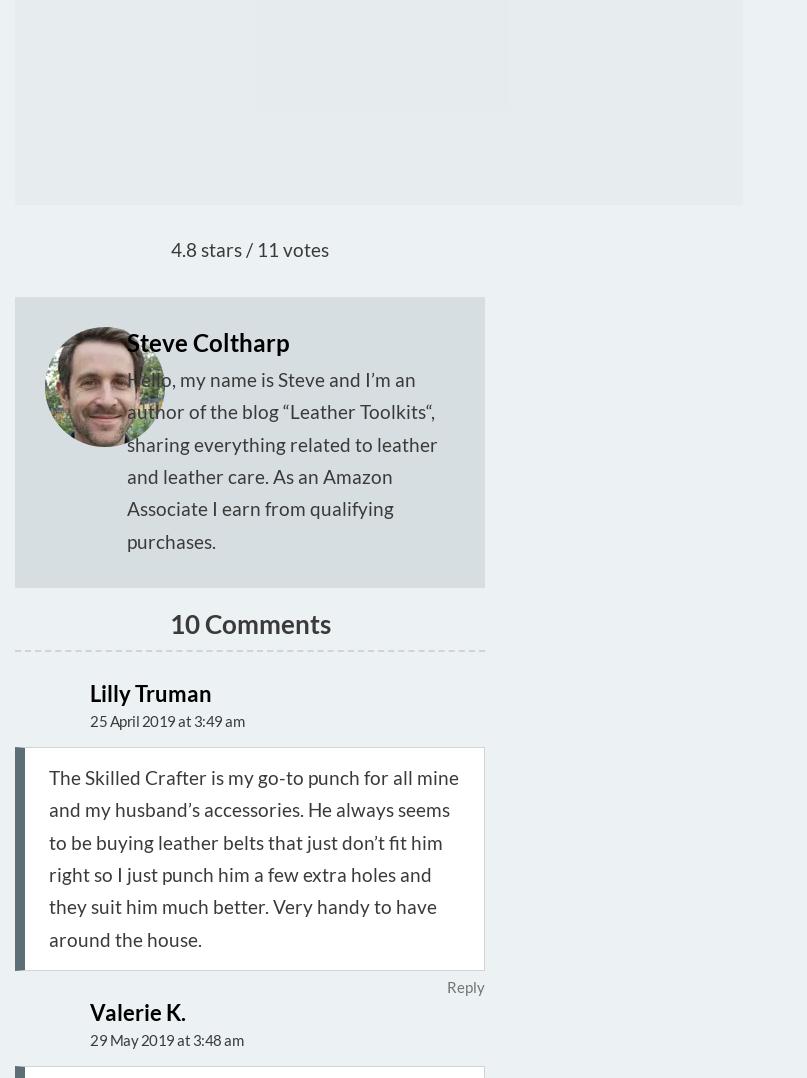  Describe the element at coordinates (183, 248) in the screenshot. I see `'4.8'` at that location.